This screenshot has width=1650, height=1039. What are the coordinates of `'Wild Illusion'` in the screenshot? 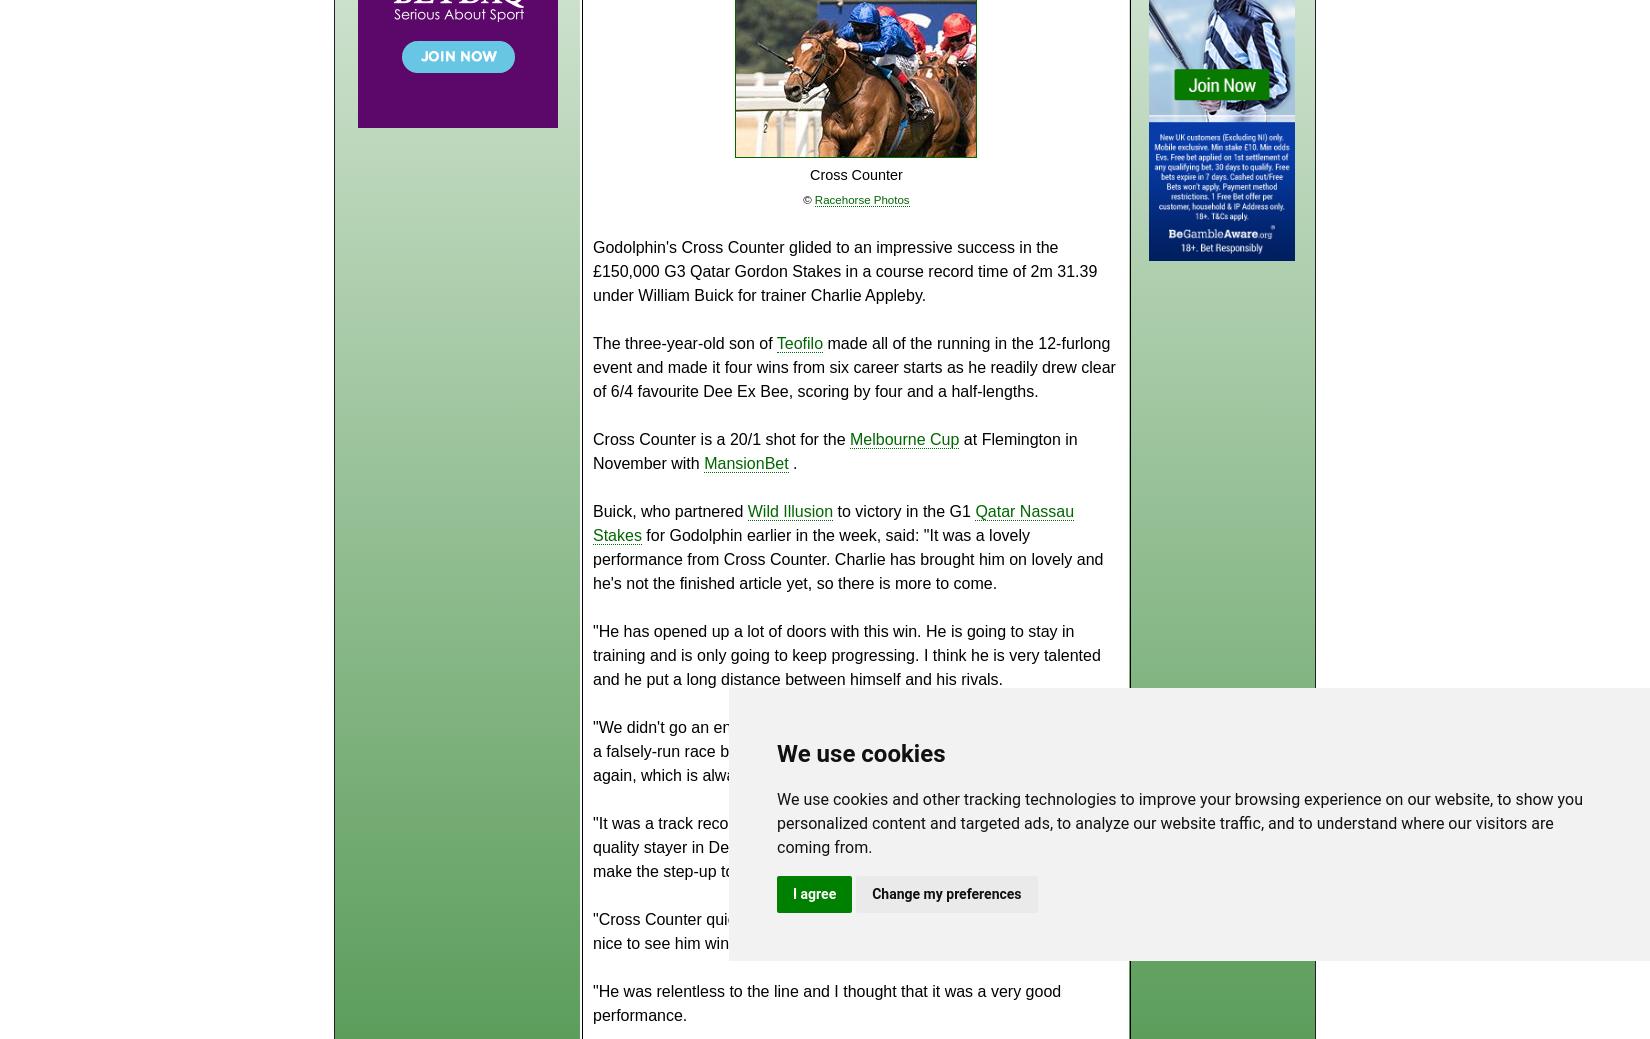 It's located at (789, 510).